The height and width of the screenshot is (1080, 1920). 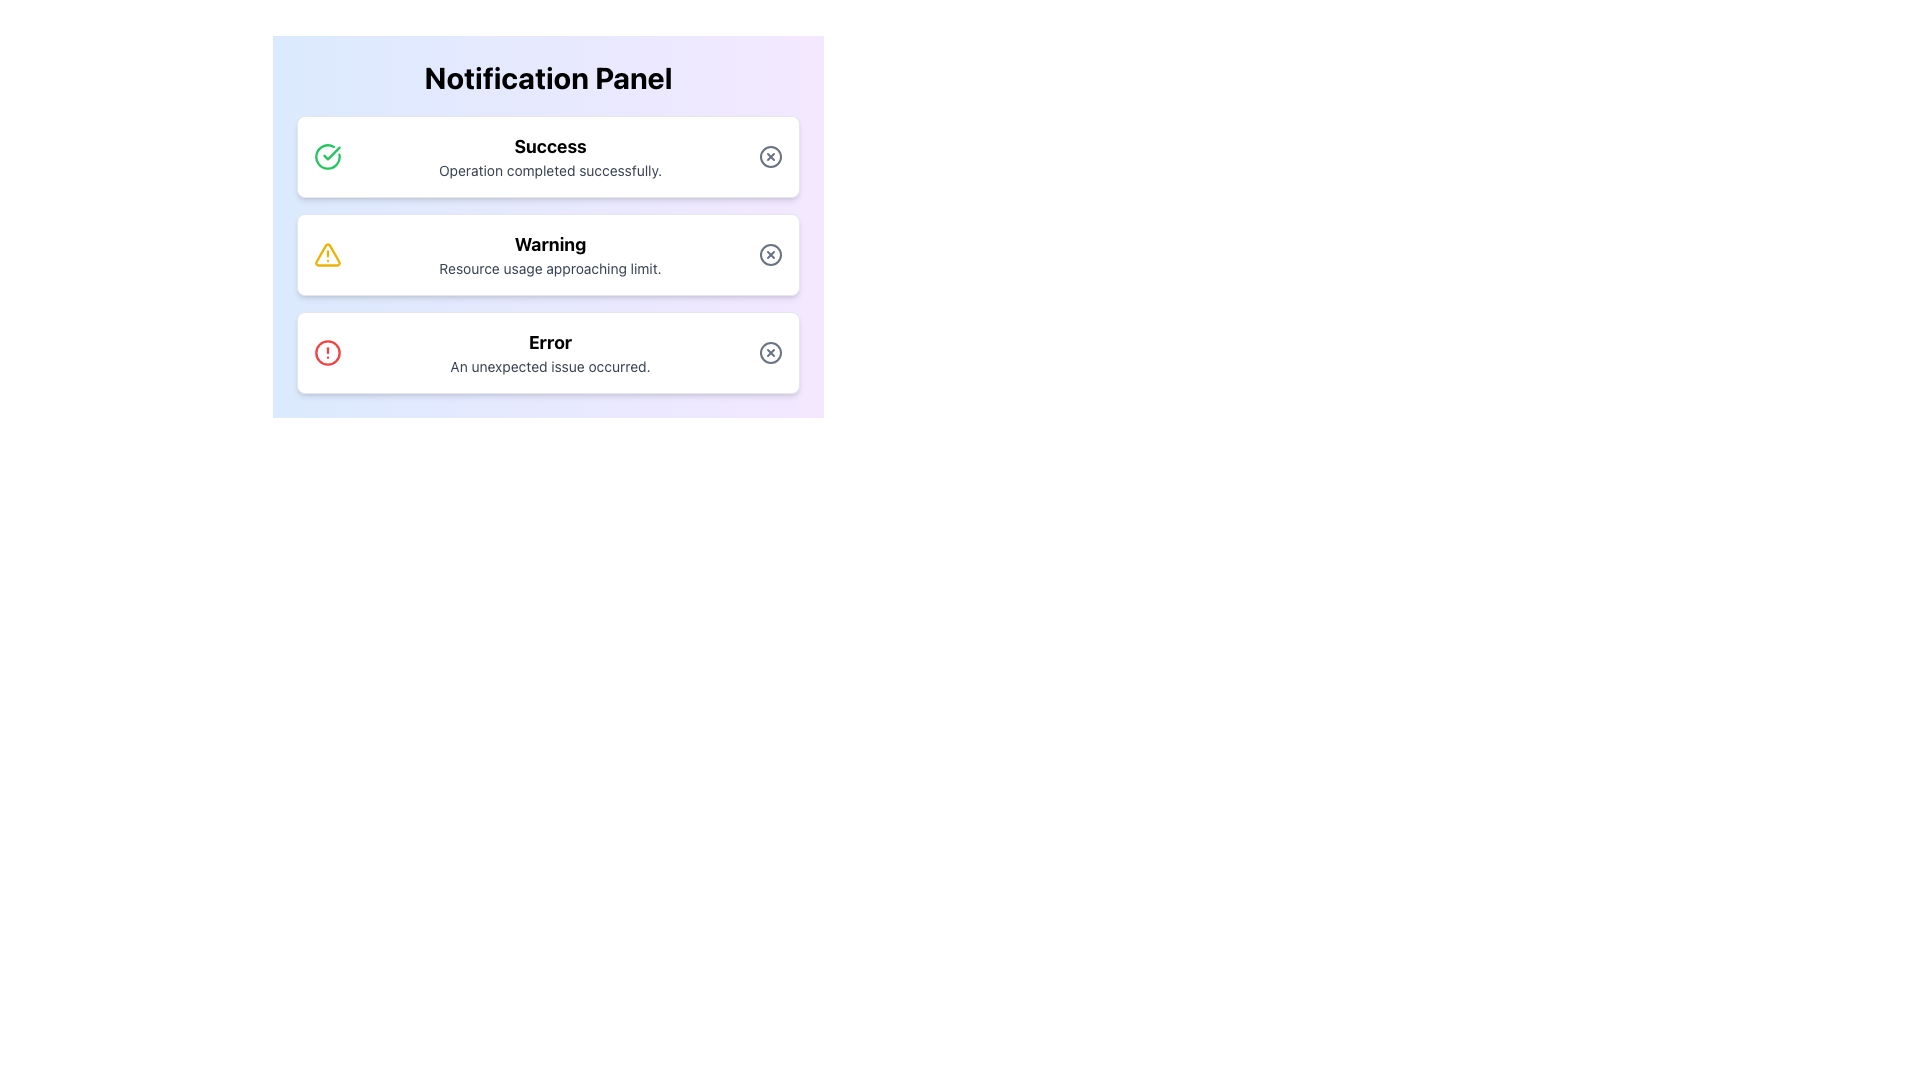 I want to click on the success icon in the notification panel, which indicates a successful operation with the text 'Success' and 'Operation completed successfully.', so click(x=327, y=156).